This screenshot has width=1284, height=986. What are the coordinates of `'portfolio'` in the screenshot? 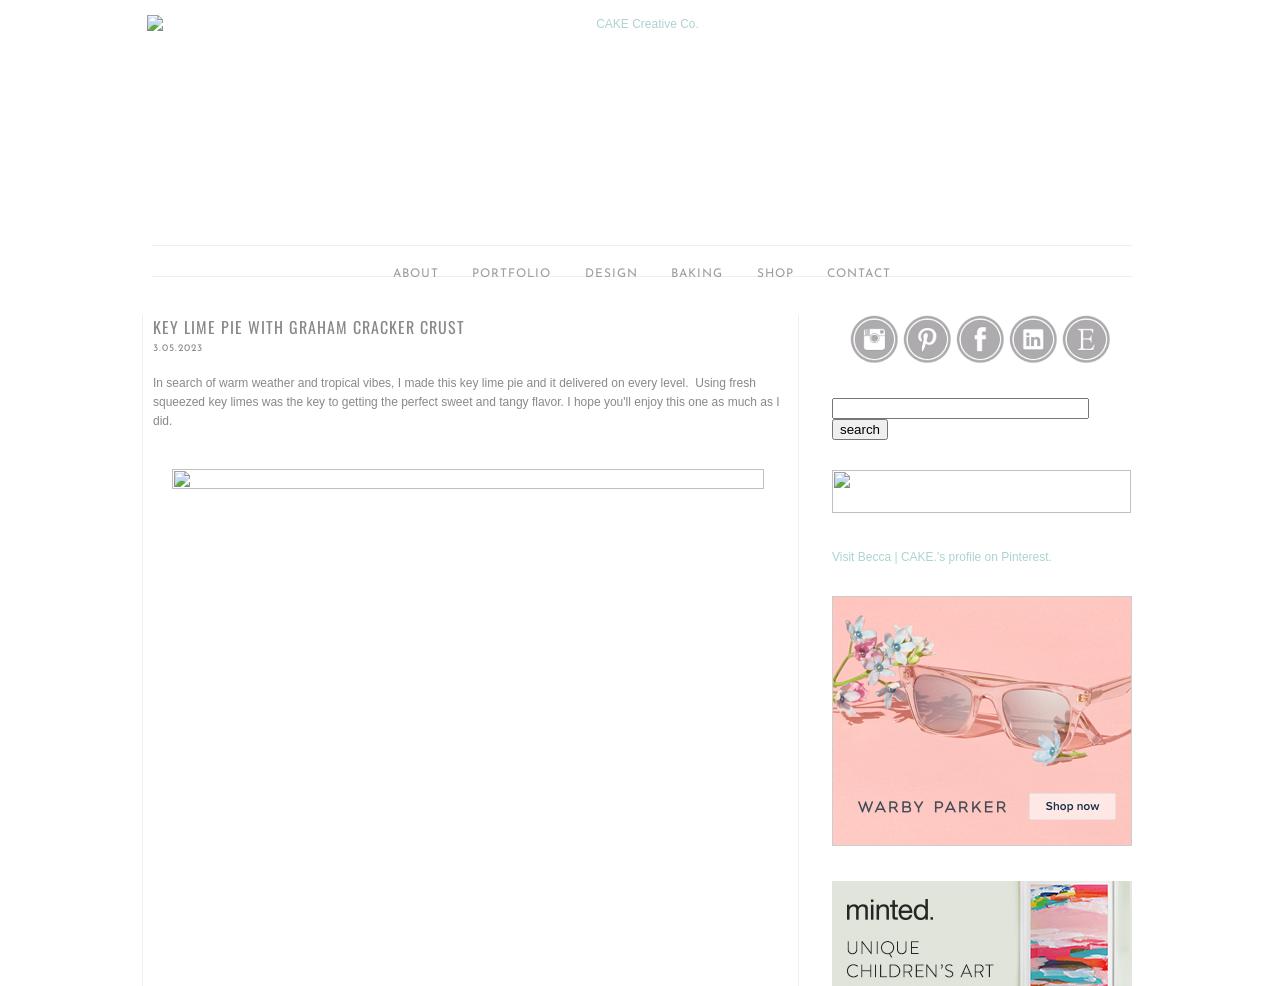 It's located at (510, 274).